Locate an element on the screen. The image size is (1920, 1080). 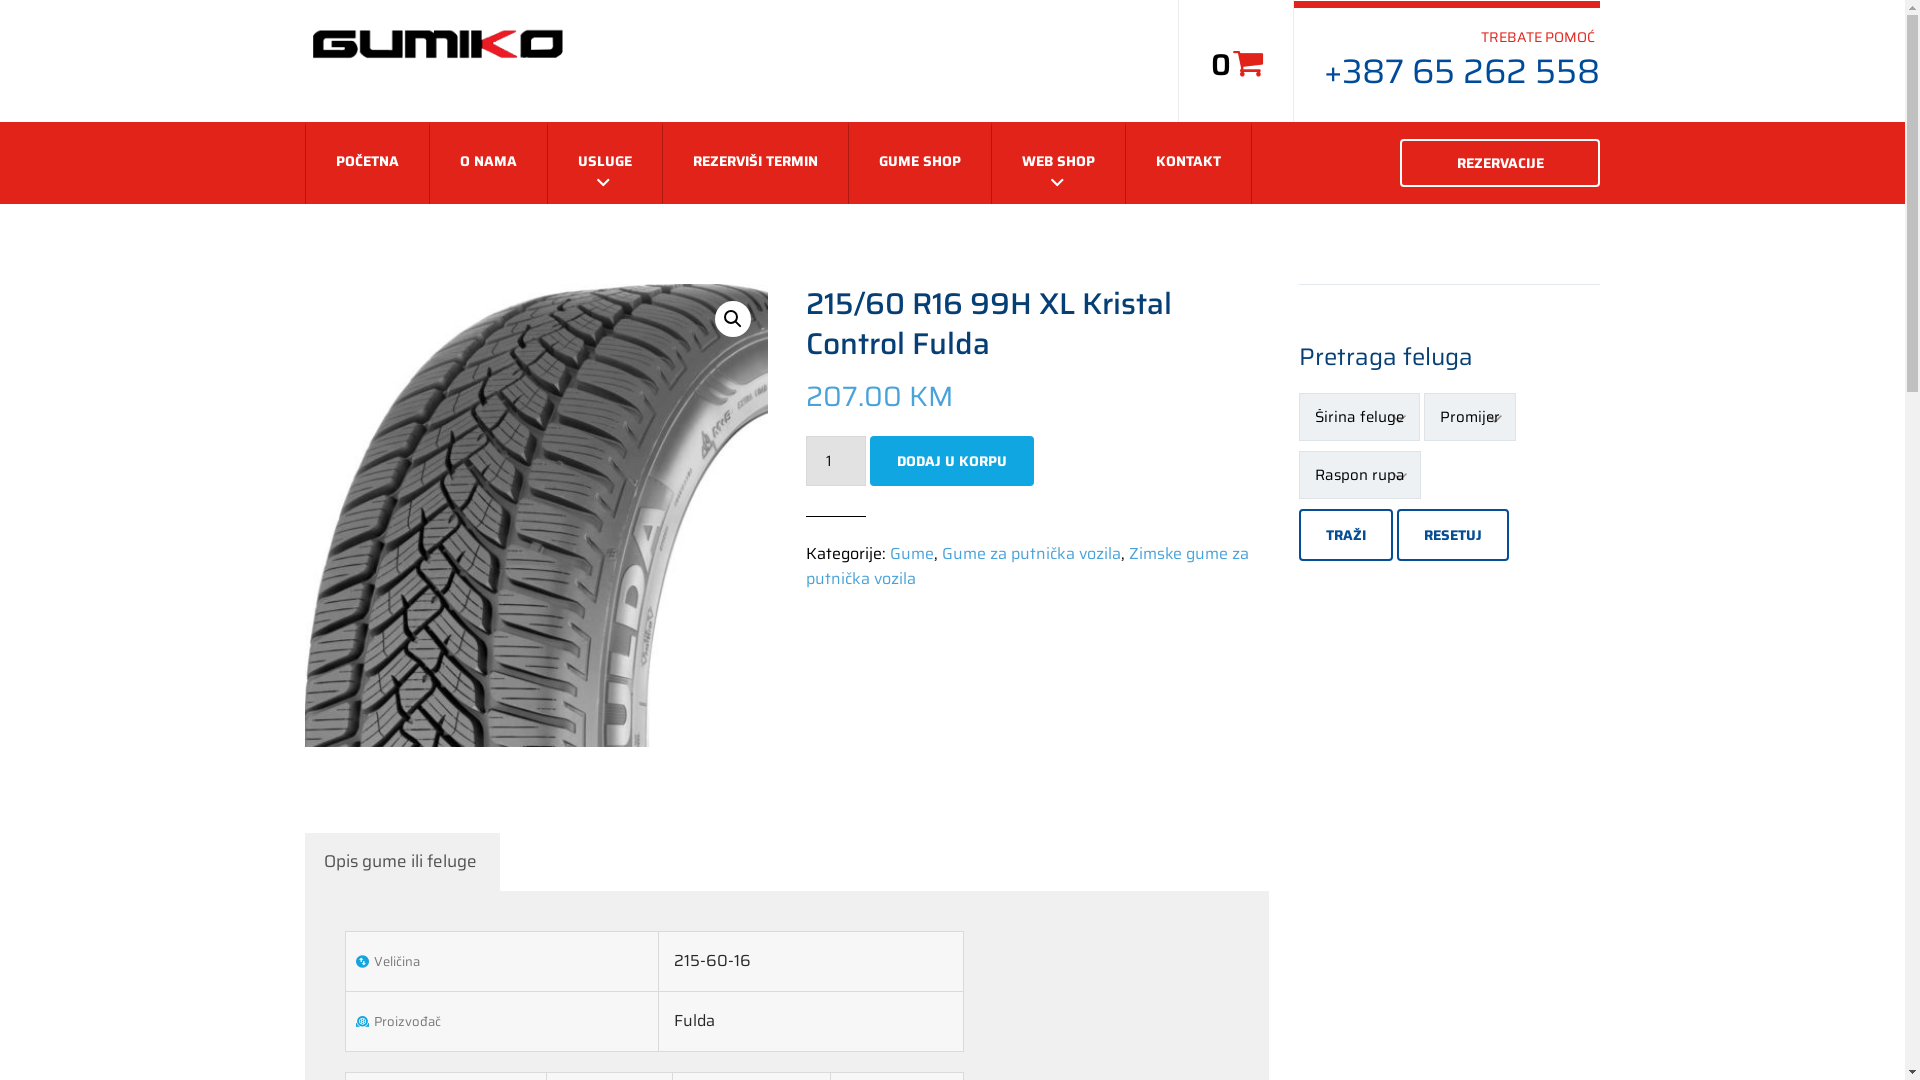
'USLUGE' is located at coordinates (603, 161).